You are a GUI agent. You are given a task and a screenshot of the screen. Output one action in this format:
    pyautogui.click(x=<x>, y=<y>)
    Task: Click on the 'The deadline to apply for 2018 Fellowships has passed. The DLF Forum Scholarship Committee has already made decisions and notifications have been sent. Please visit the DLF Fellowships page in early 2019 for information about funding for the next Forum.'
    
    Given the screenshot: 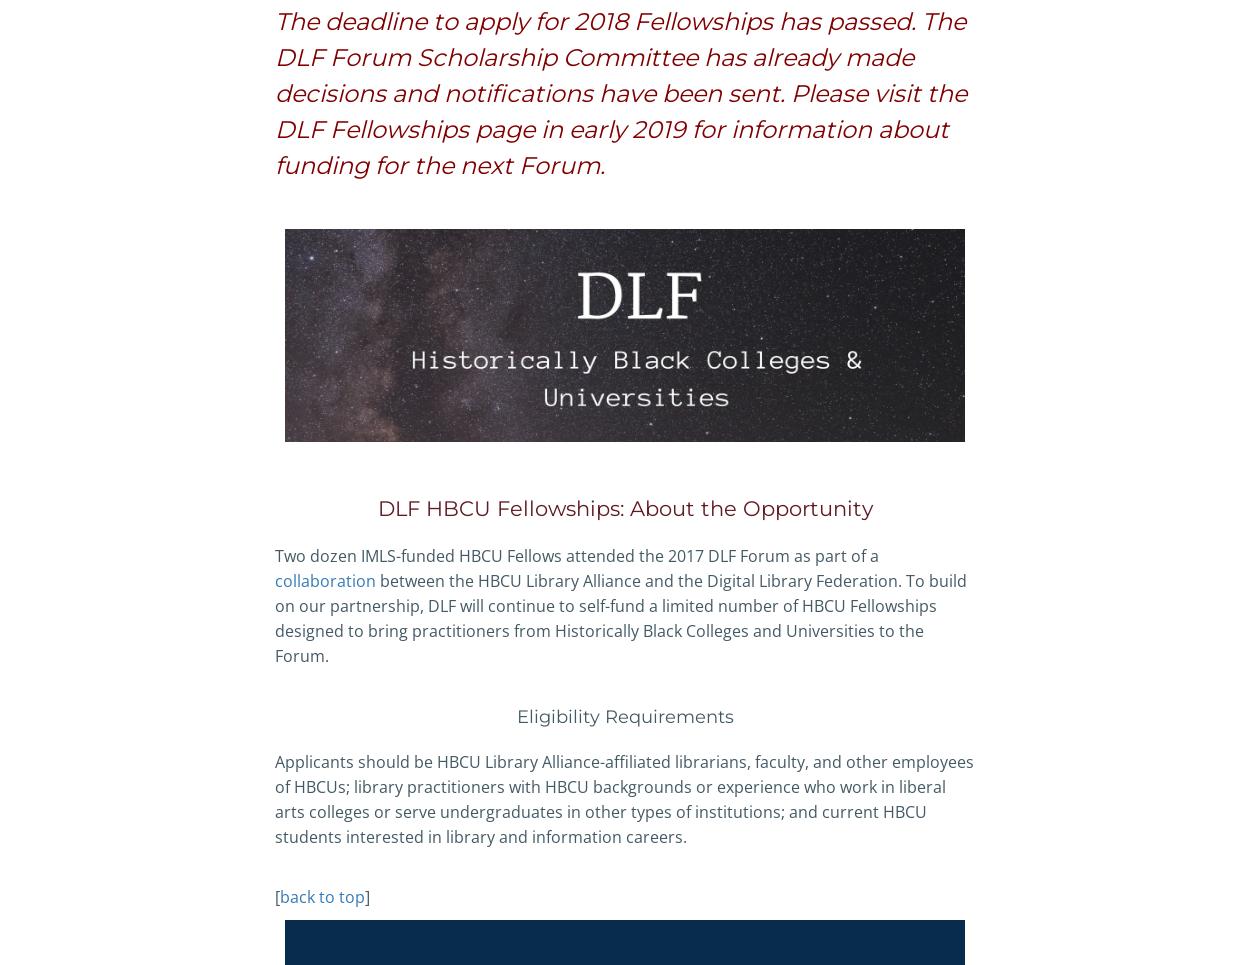 What is the action you would take?
    pyautogui.click(x=620, y=92)
    